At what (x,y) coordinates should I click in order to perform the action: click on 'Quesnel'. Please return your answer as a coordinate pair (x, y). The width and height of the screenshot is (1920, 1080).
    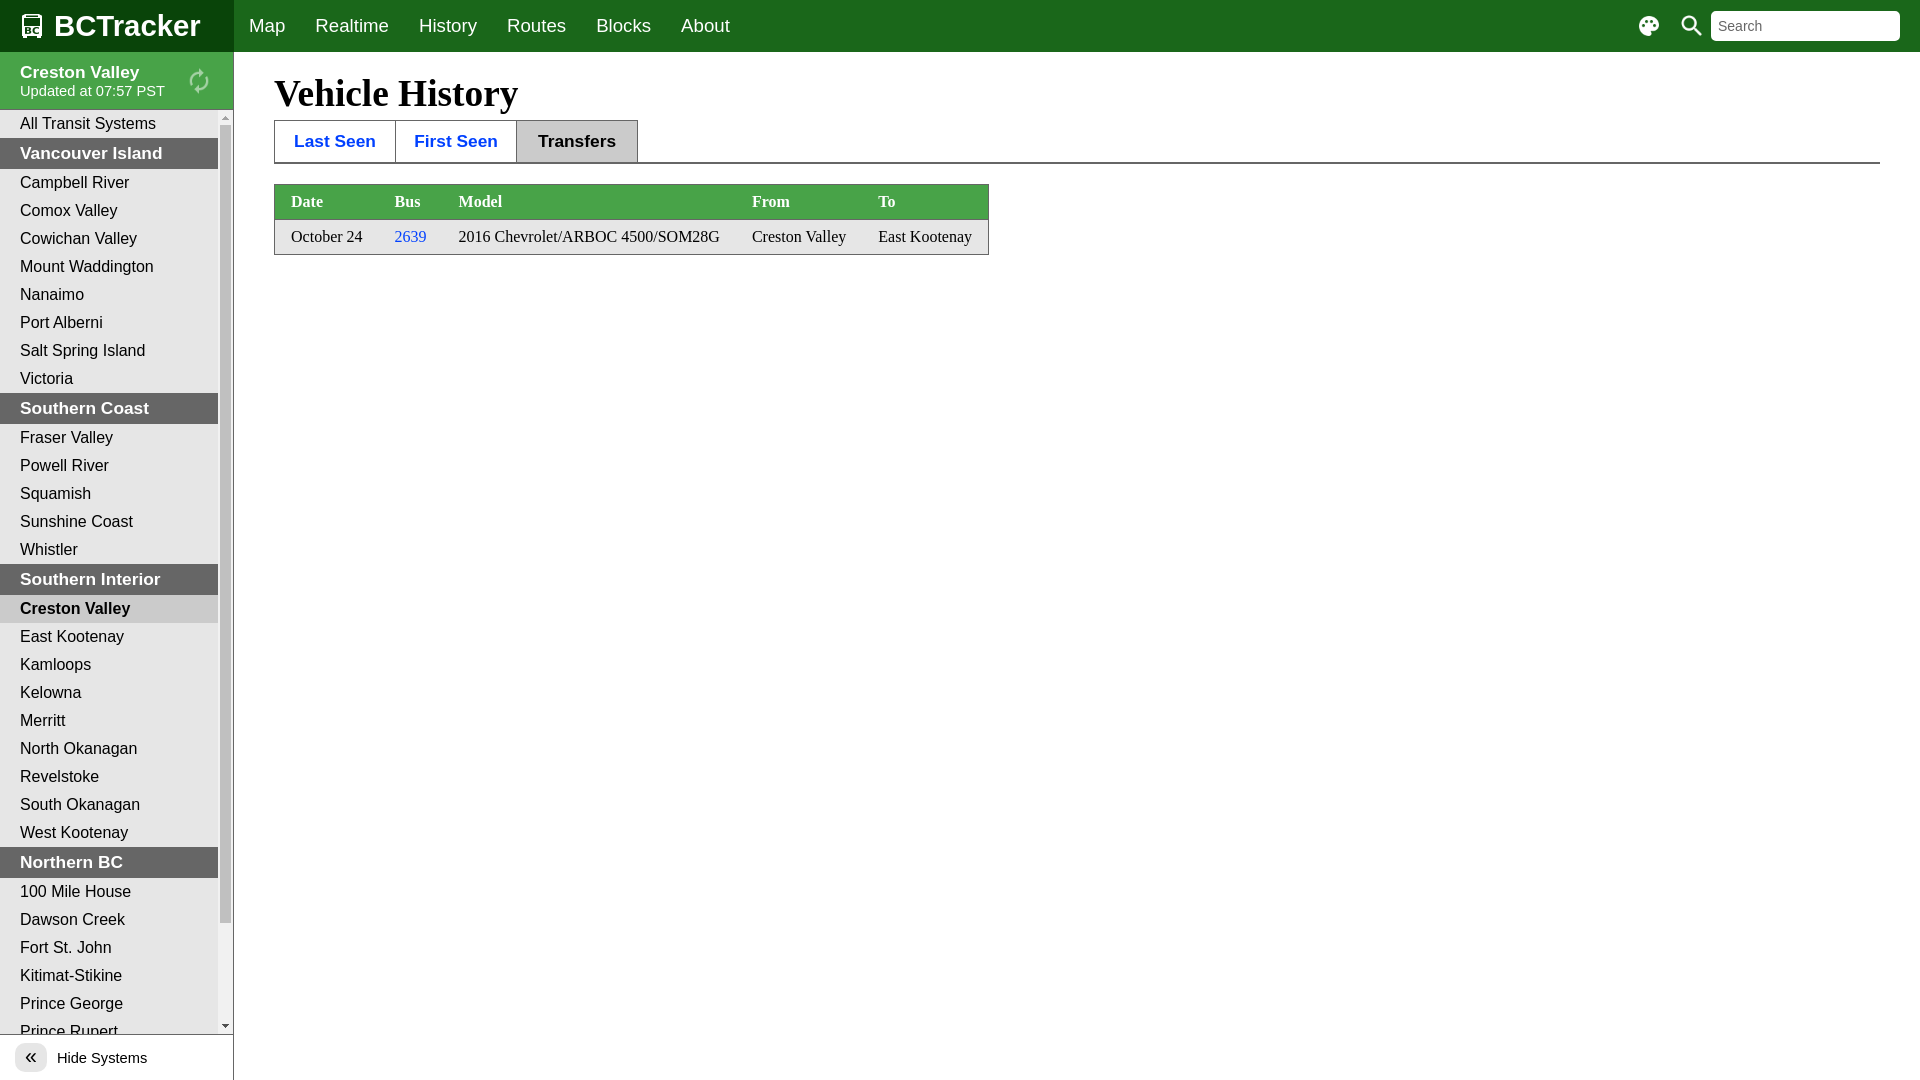
    Looking at the image, I should click on (108, 1059).